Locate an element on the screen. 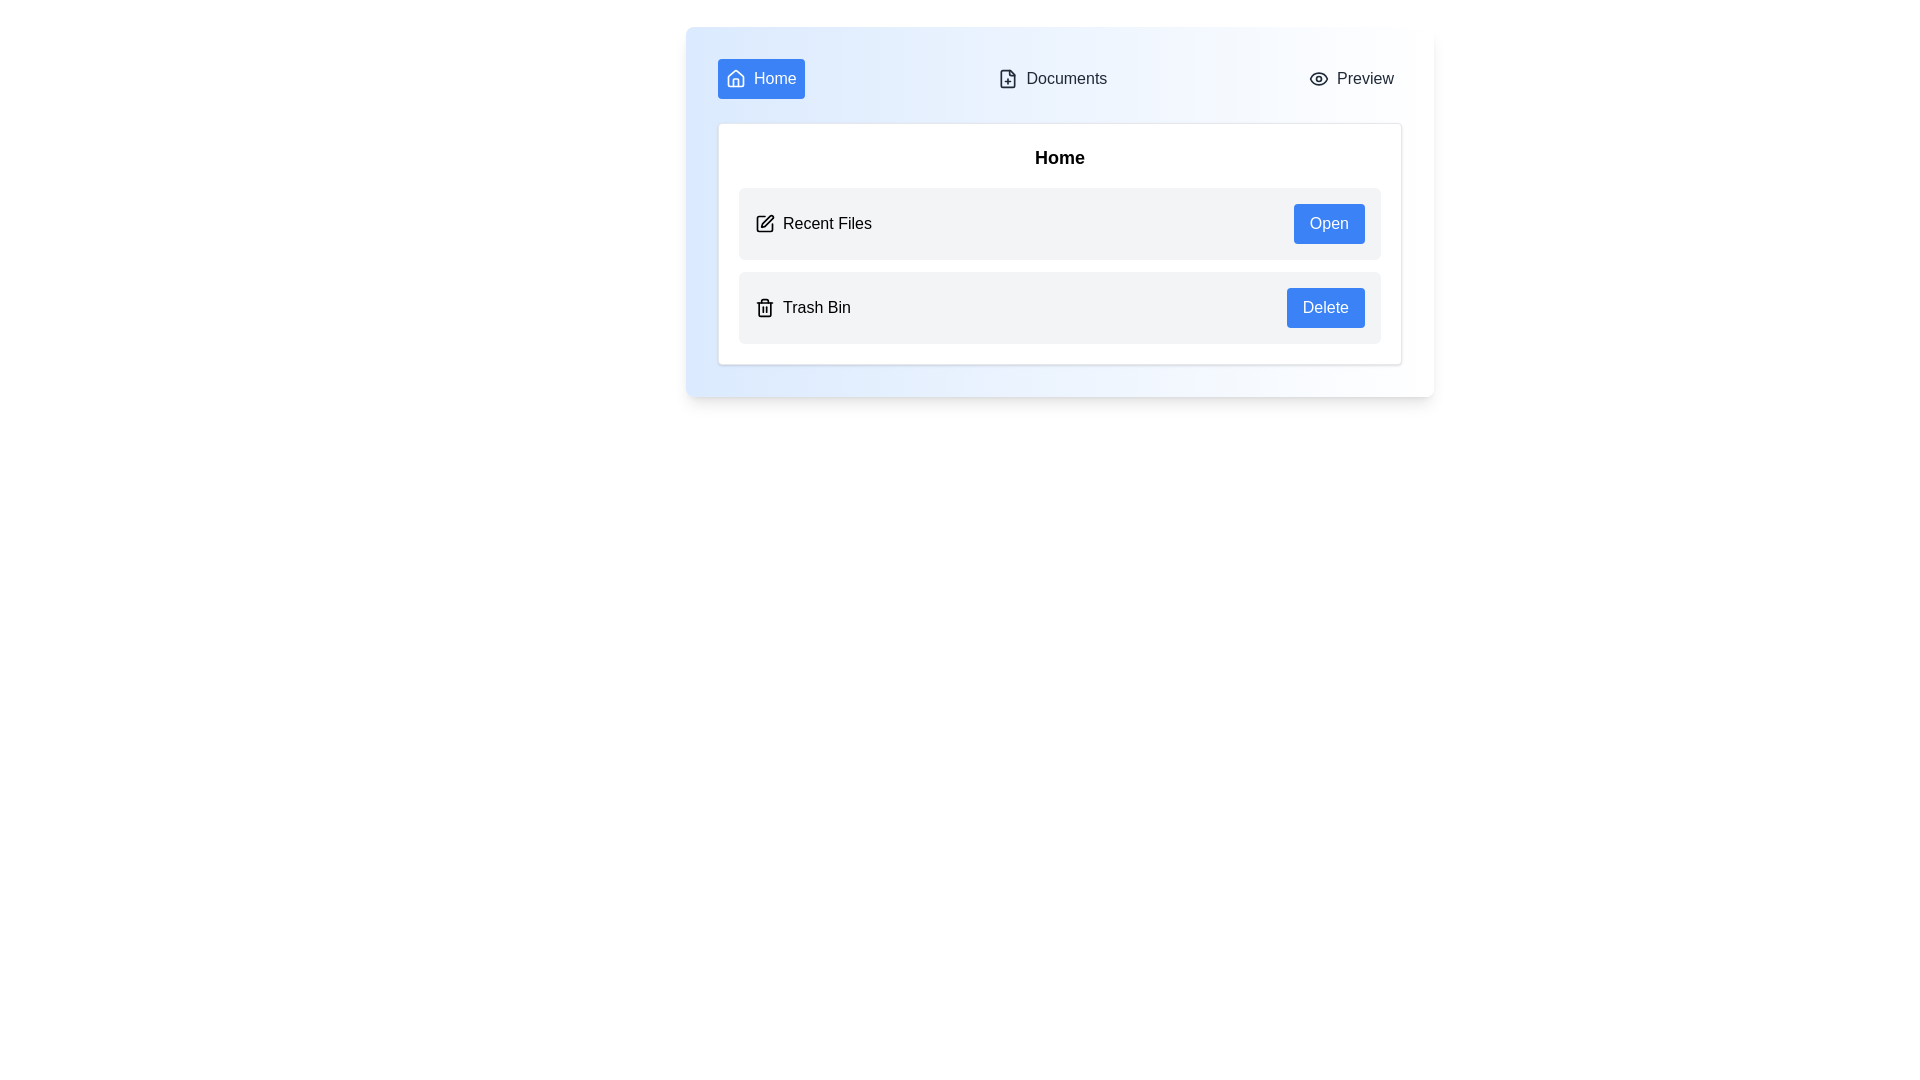 The width and height of the screenshot is (1920, 1080). the 'Recent Files' label that features a pencil icon, indicating it is an editable section is located at coordinates (813, 223).